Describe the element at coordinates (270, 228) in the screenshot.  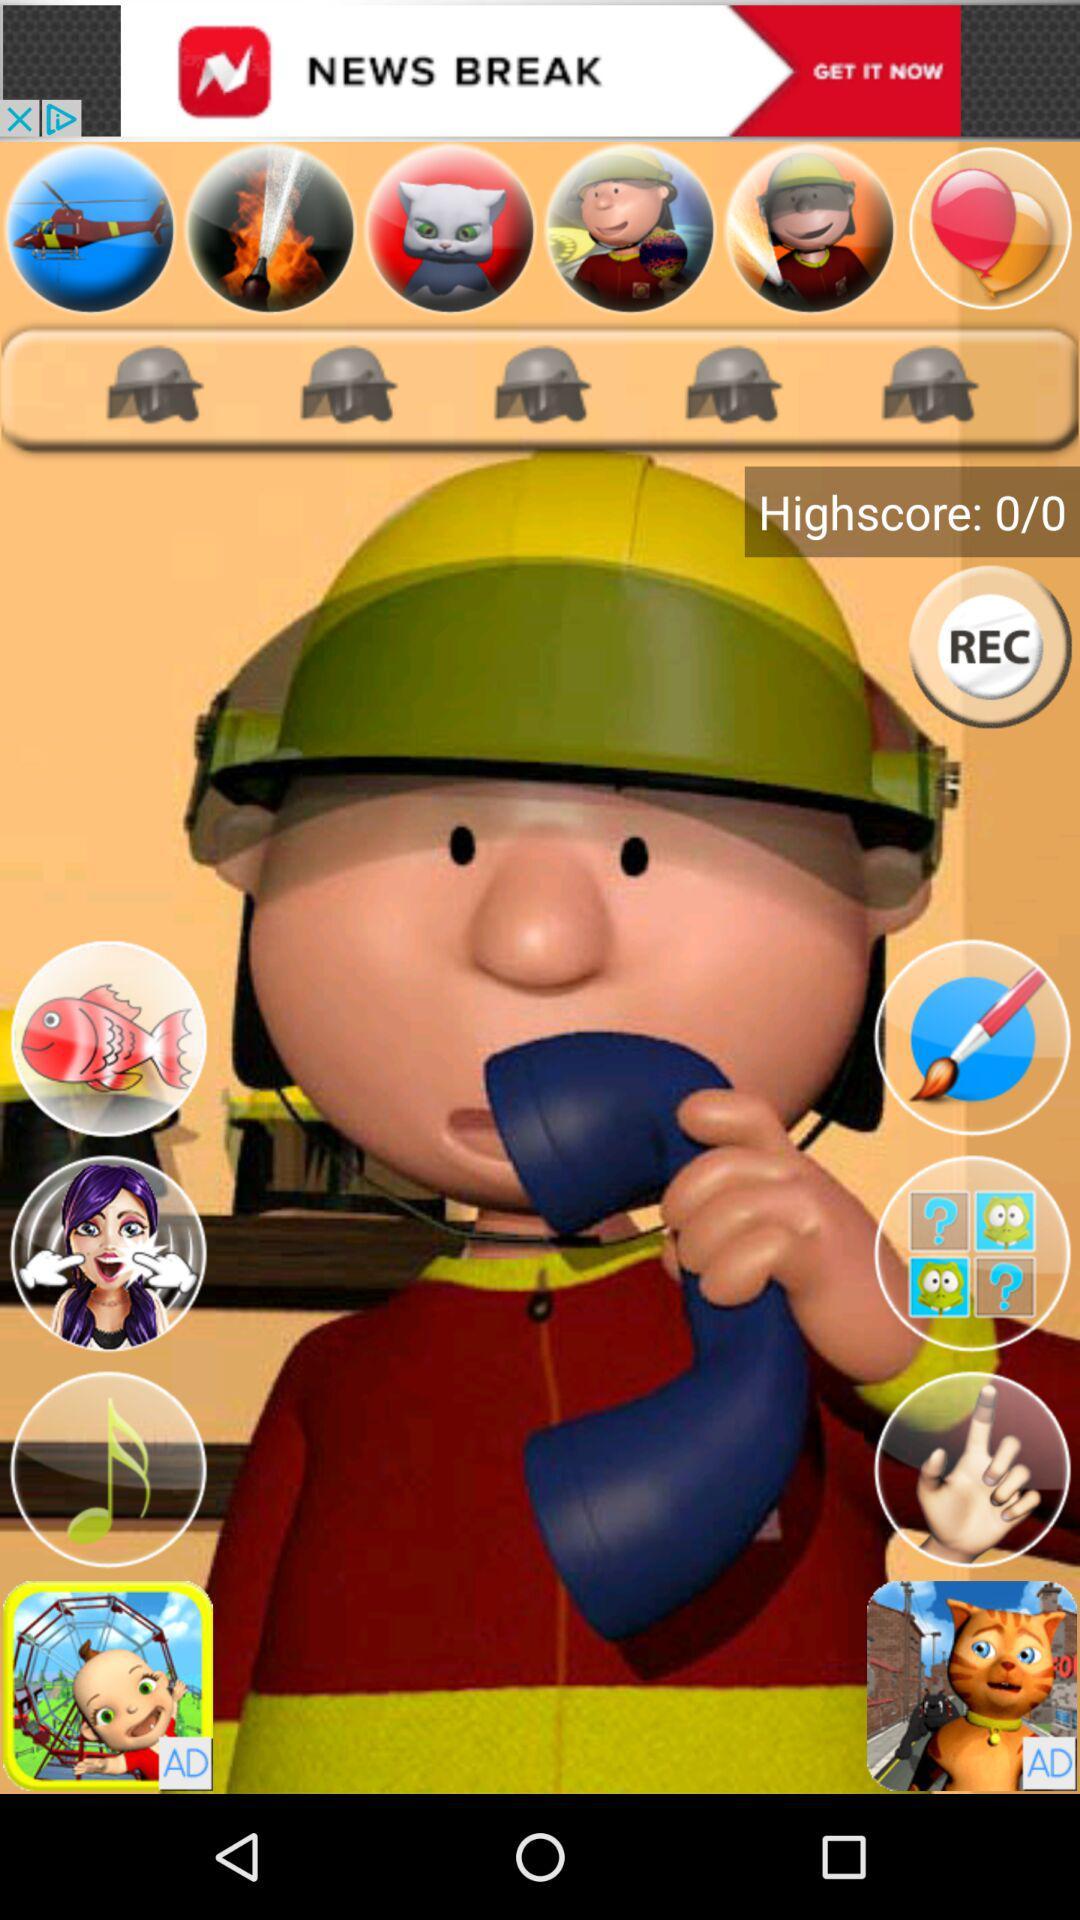
I see `firefighter games` at that location.